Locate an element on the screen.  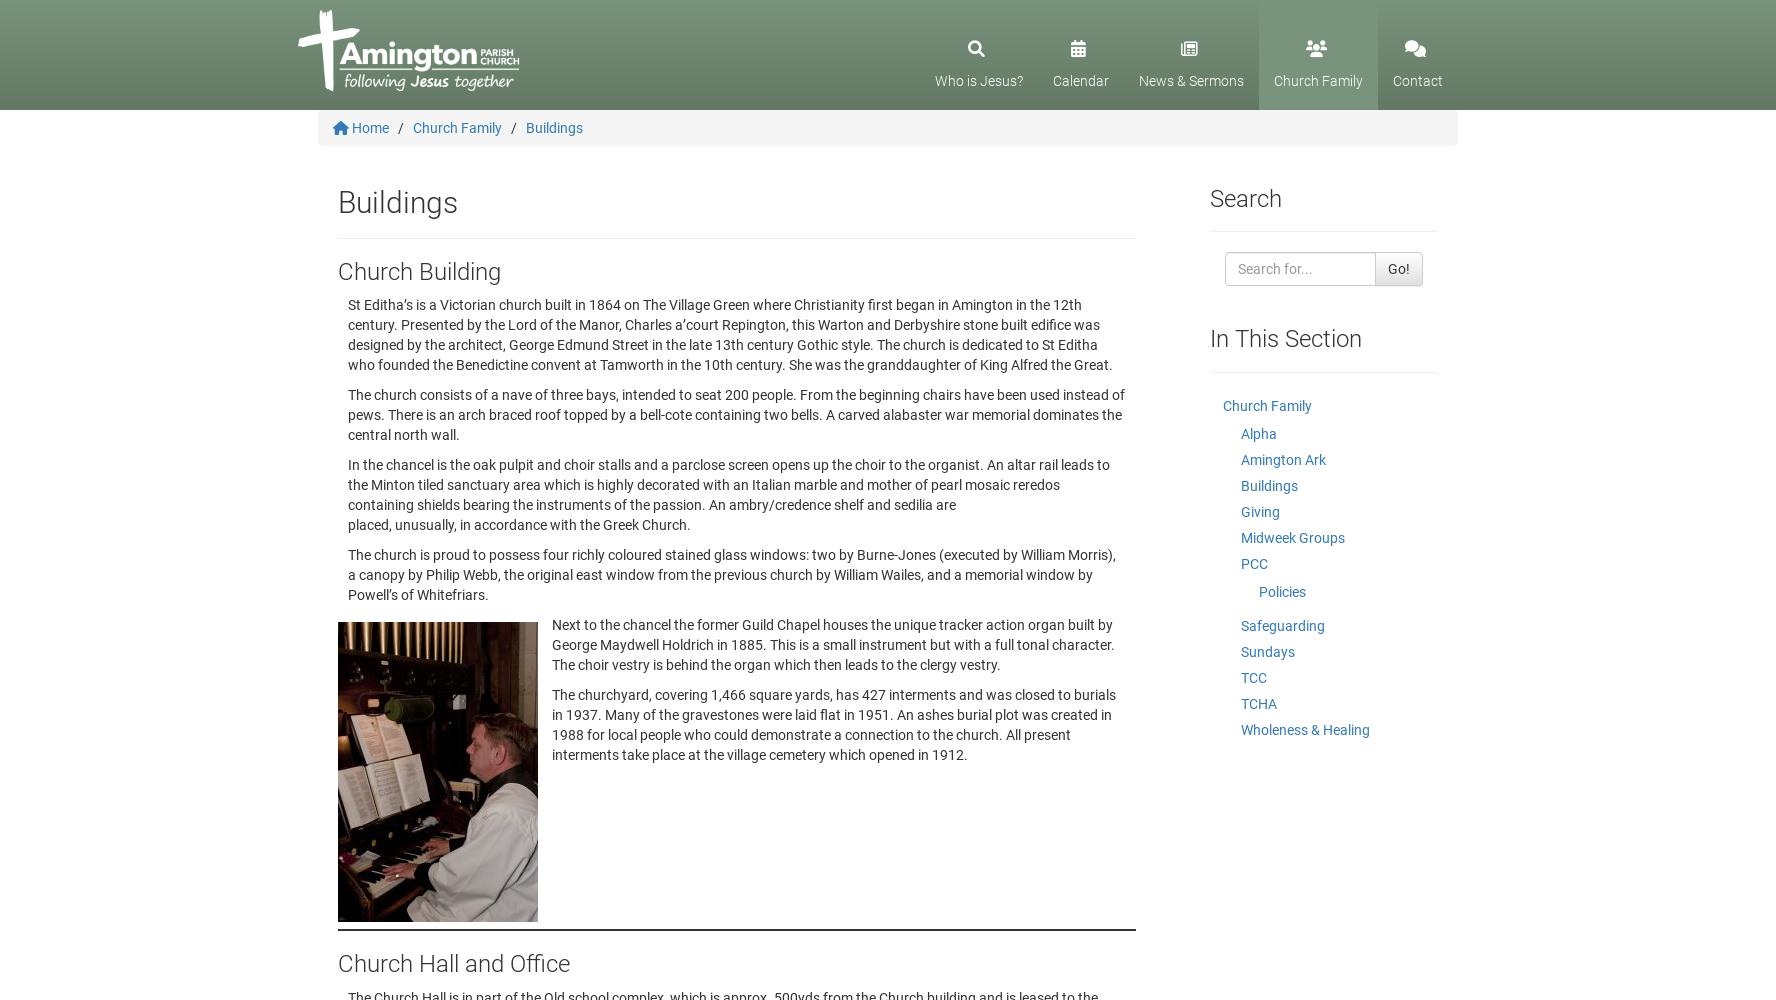
'Policies' is located at coordinates (1282, 590).